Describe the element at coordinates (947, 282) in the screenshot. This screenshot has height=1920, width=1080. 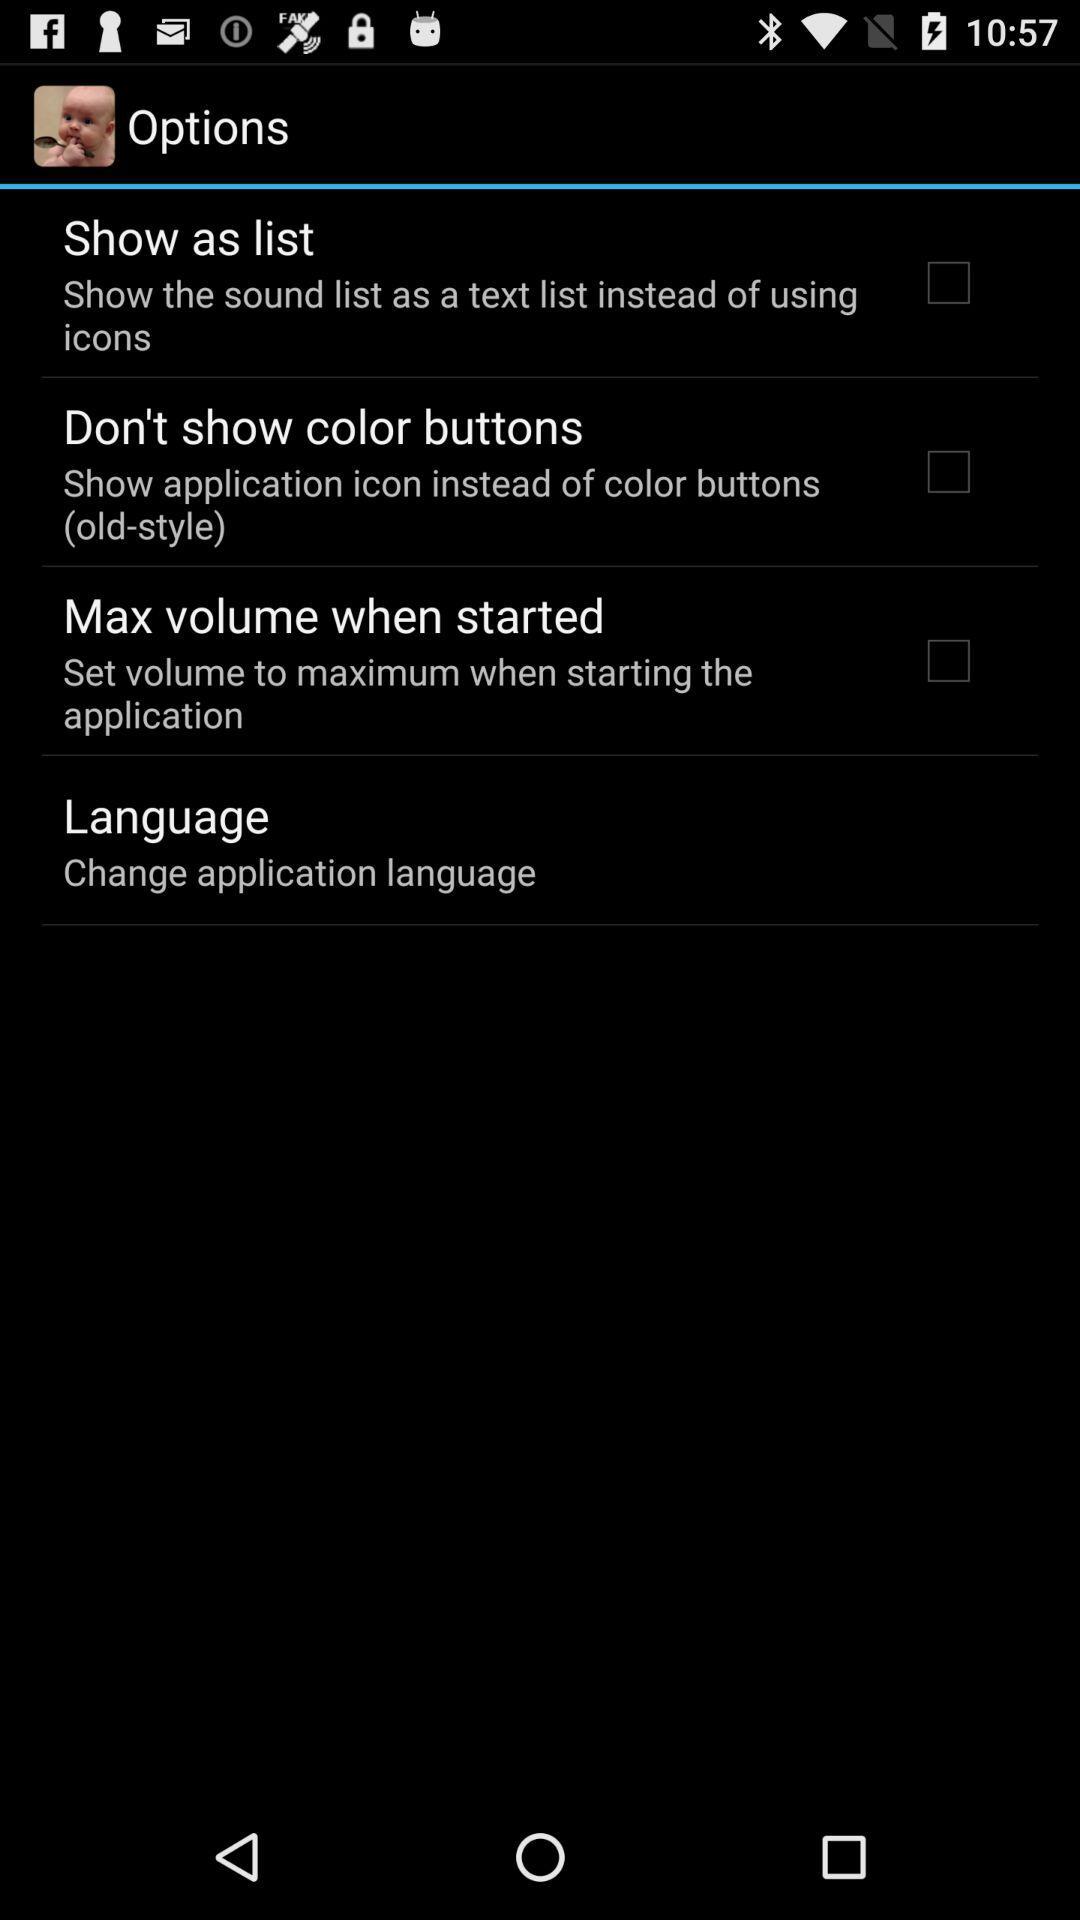
I see `the first check button` at that location.